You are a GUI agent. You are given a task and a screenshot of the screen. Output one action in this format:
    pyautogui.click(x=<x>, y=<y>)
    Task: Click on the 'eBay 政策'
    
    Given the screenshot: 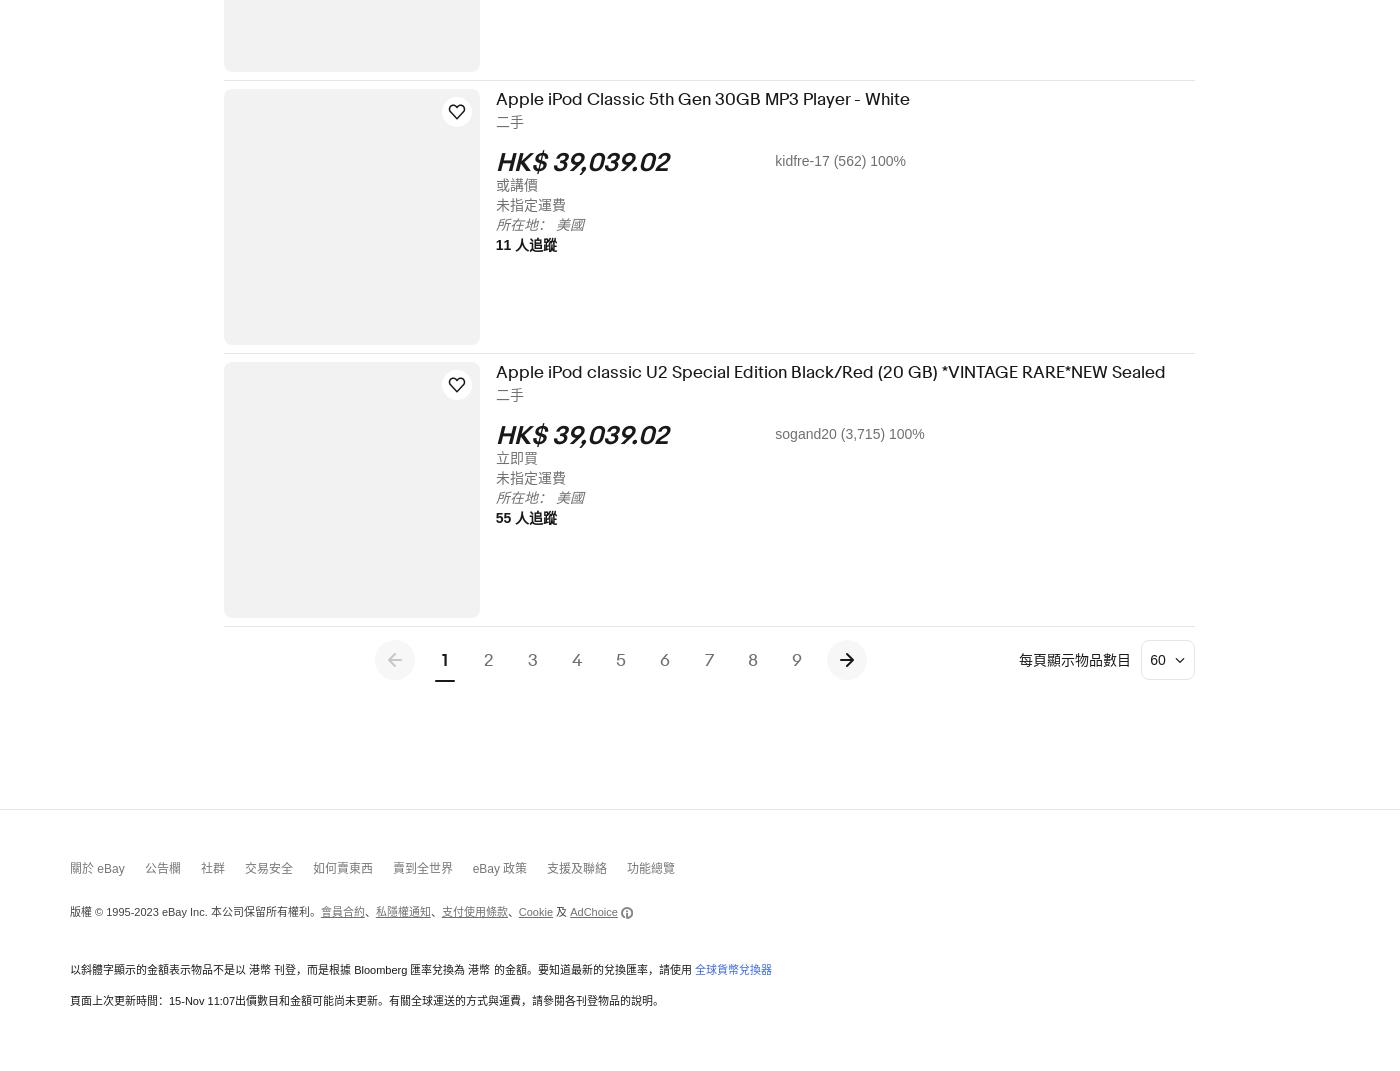 What is the action you would take?
    pyautogui.click(x=471, y=869)
    